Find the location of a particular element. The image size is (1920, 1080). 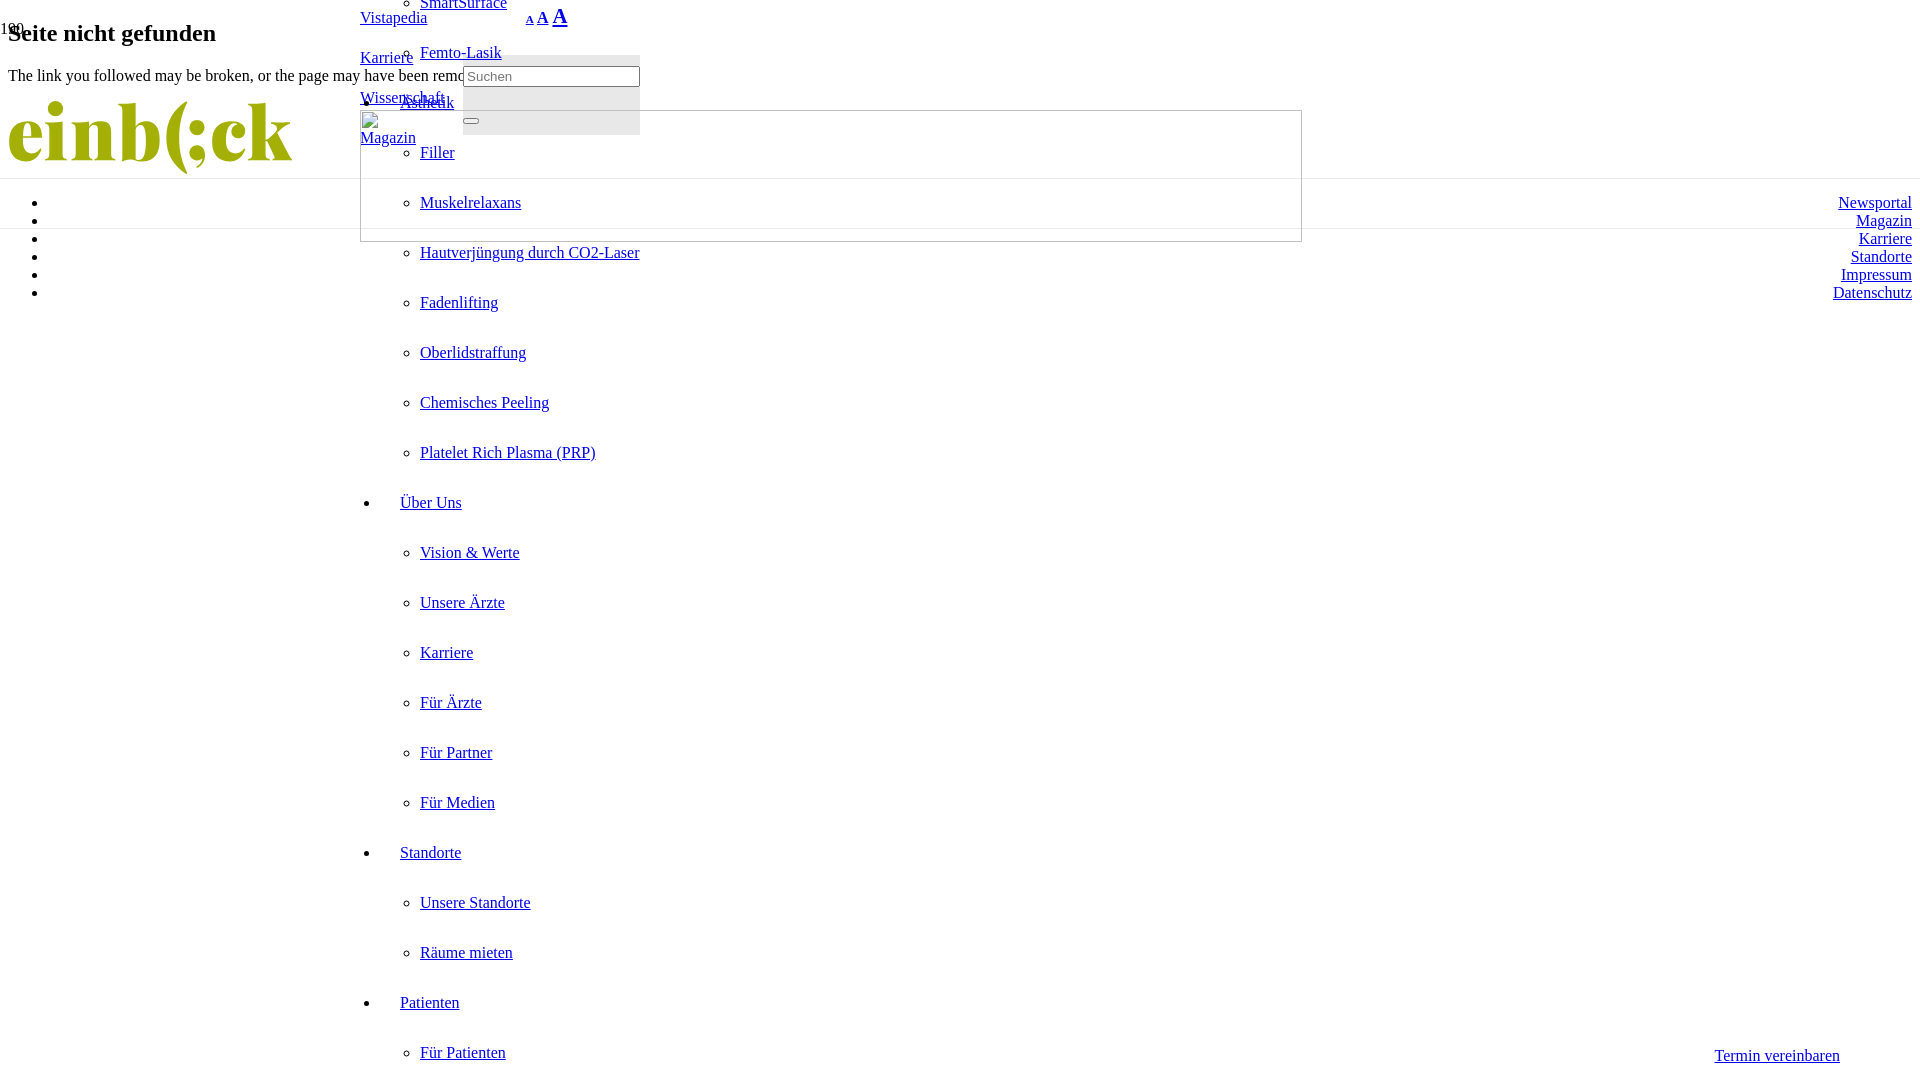

'Oberlidstraffung' is located at coordinates (472, 351).